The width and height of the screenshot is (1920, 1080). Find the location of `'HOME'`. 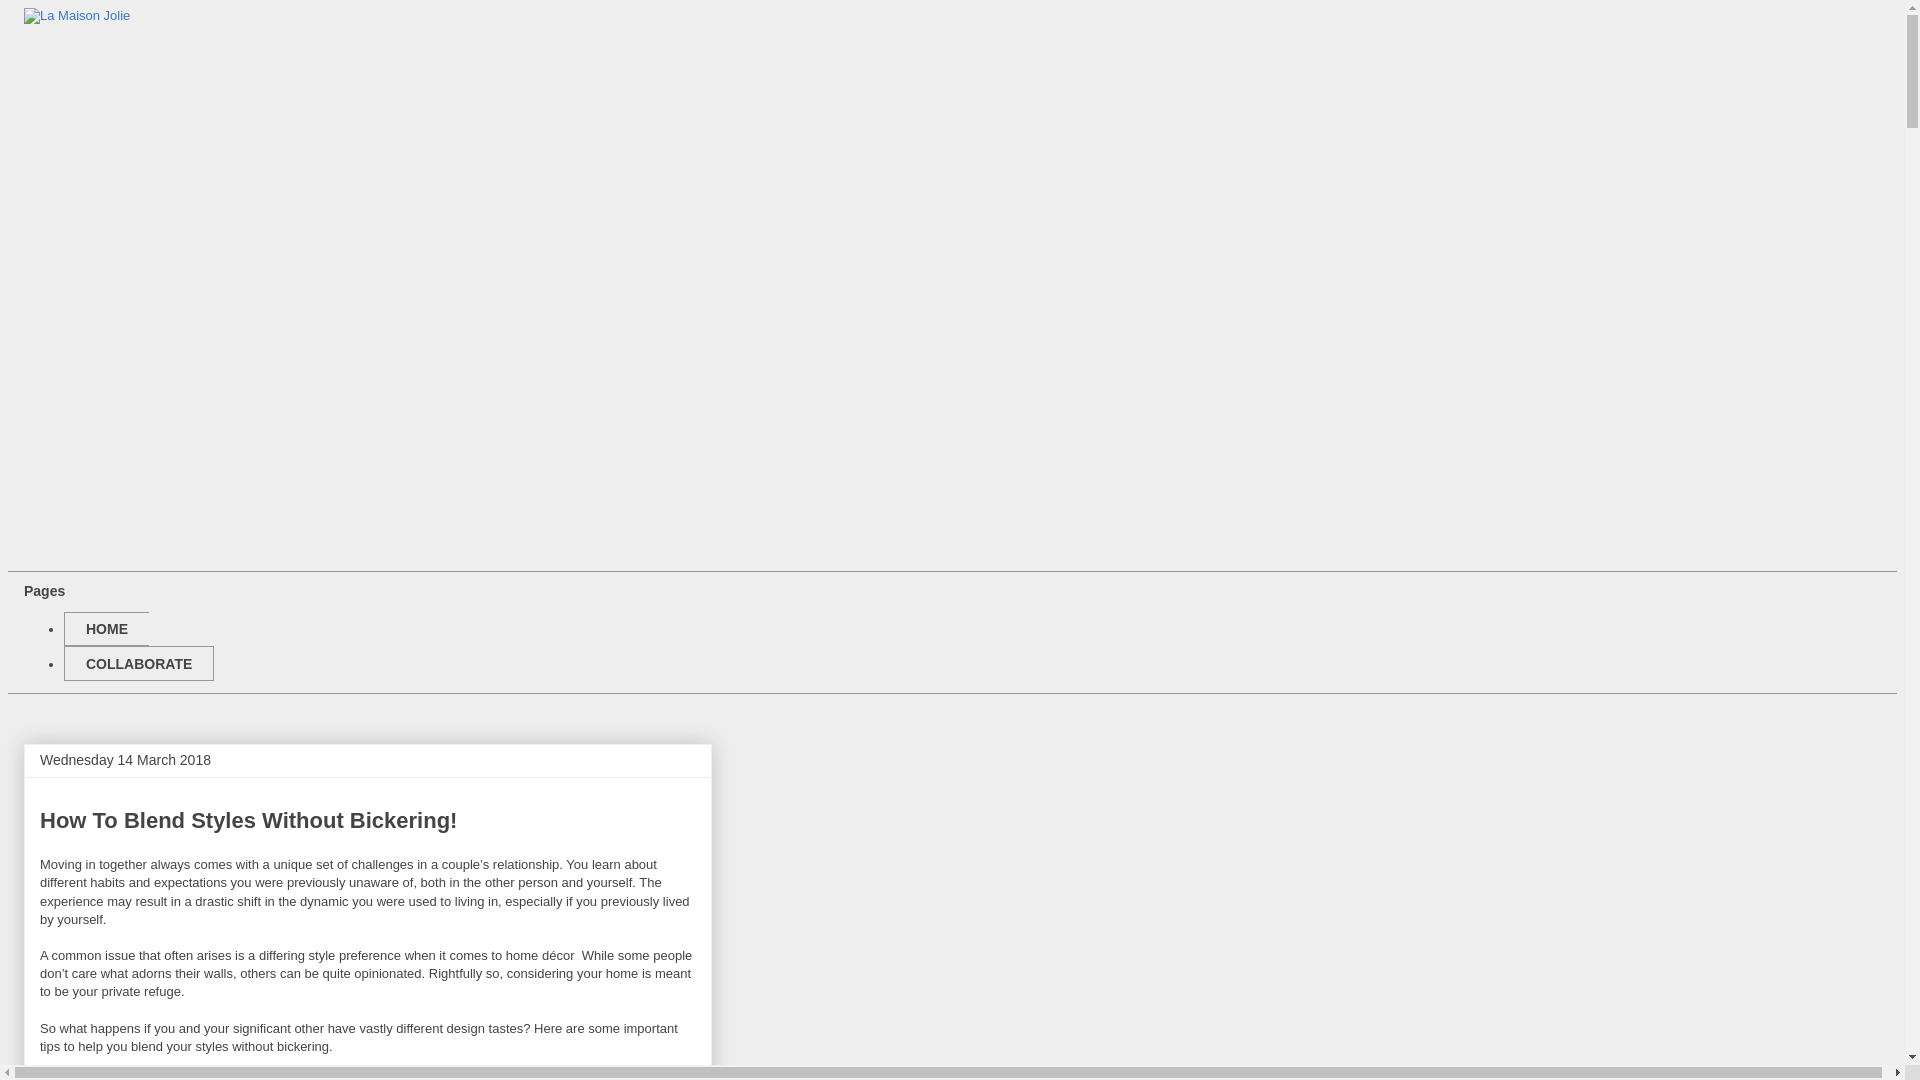

'HOME' is located at coordinates (105, 628).